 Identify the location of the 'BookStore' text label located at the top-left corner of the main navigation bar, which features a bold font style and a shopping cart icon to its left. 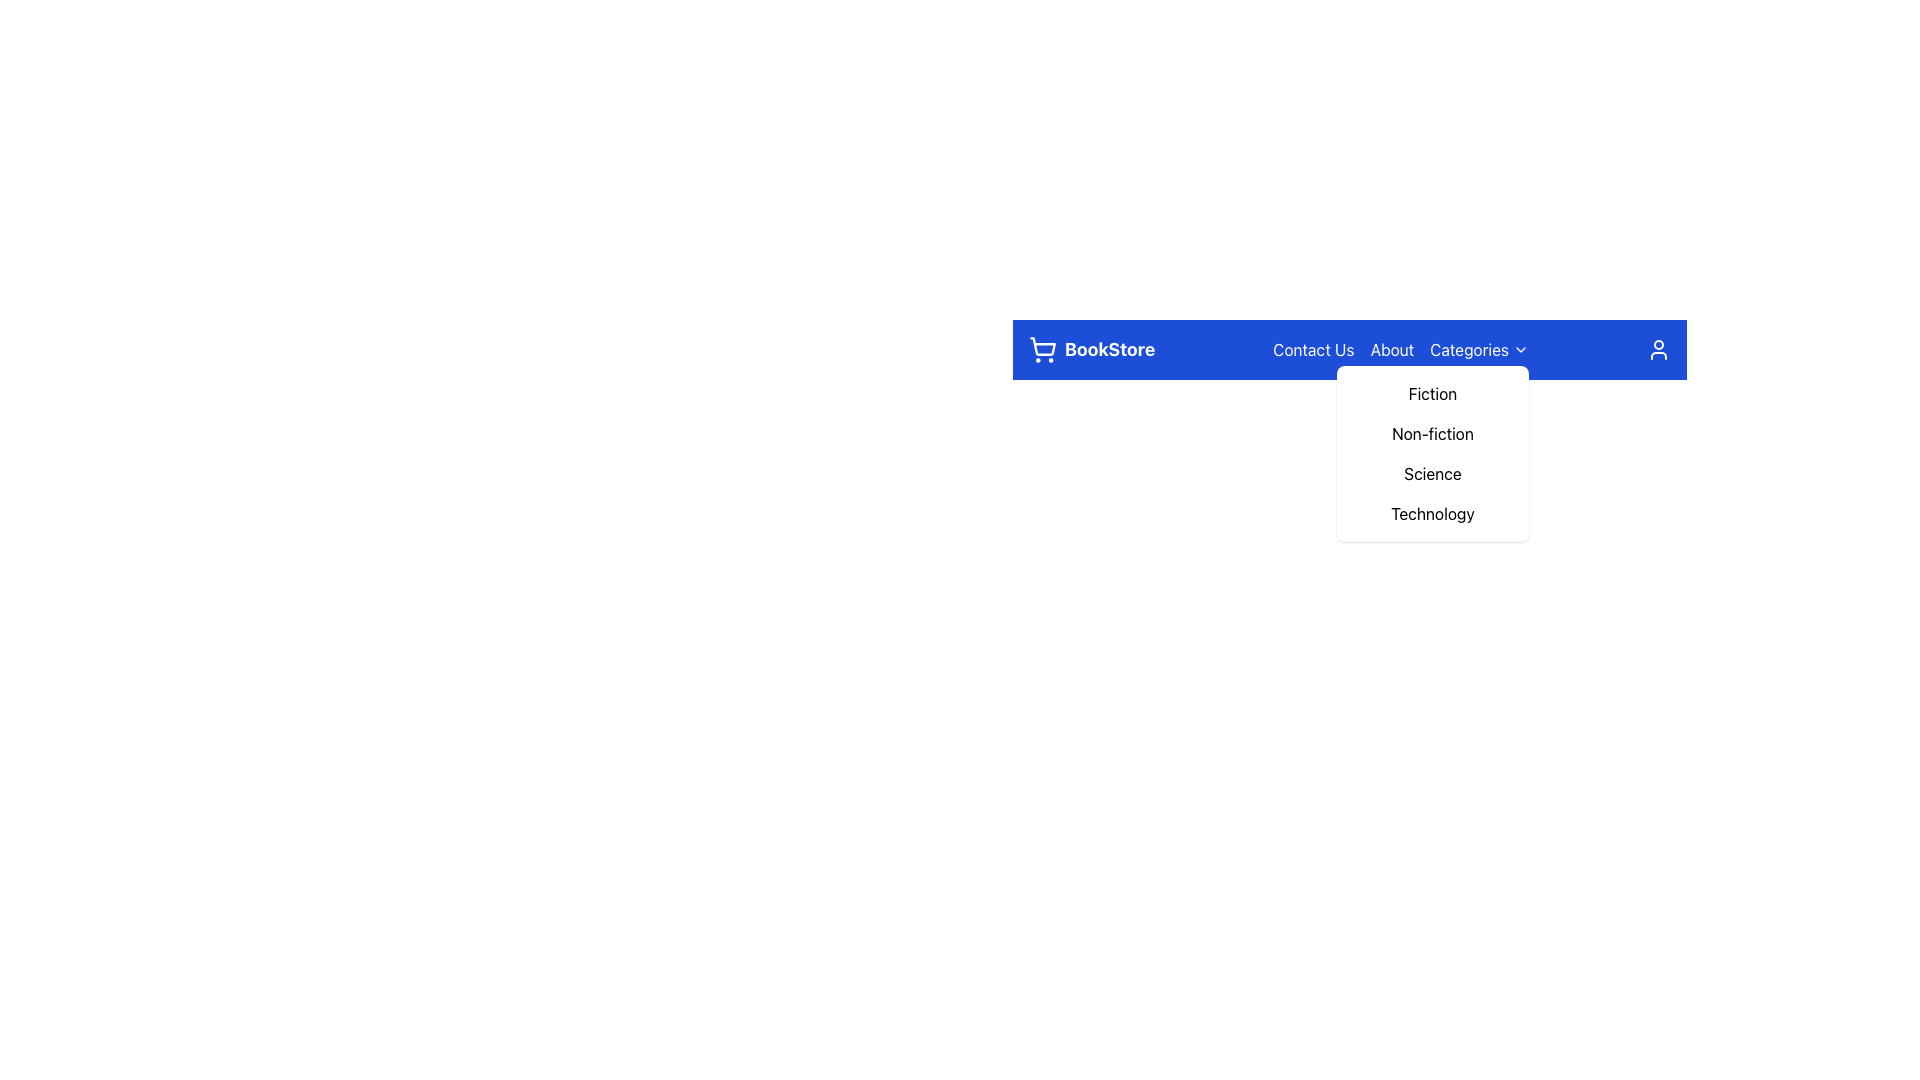
(1091, 349).